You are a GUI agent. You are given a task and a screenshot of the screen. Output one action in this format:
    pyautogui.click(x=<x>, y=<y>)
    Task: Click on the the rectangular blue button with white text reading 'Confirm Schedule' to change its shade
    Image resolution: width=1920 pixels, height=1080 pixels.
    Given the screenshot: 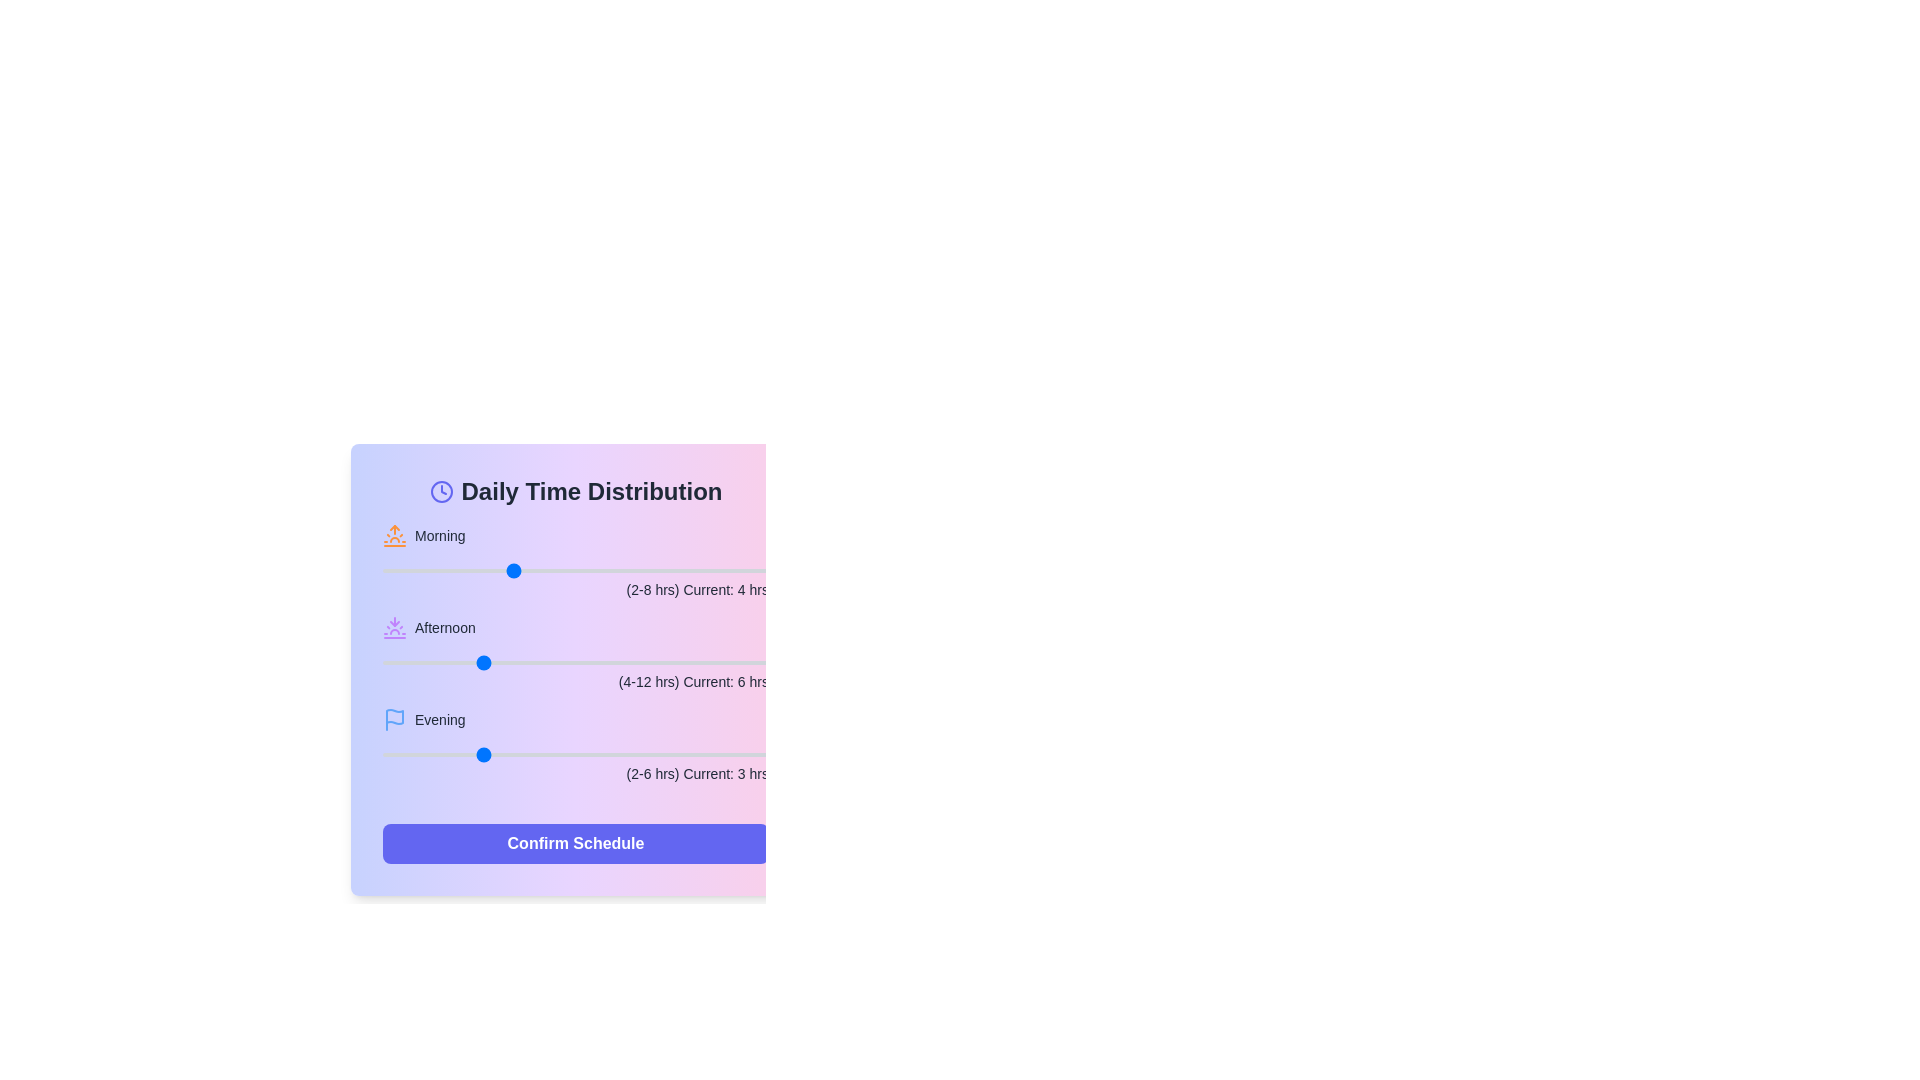 What is the action you would take?
    pyautogui.click(x=575, y=844)
    